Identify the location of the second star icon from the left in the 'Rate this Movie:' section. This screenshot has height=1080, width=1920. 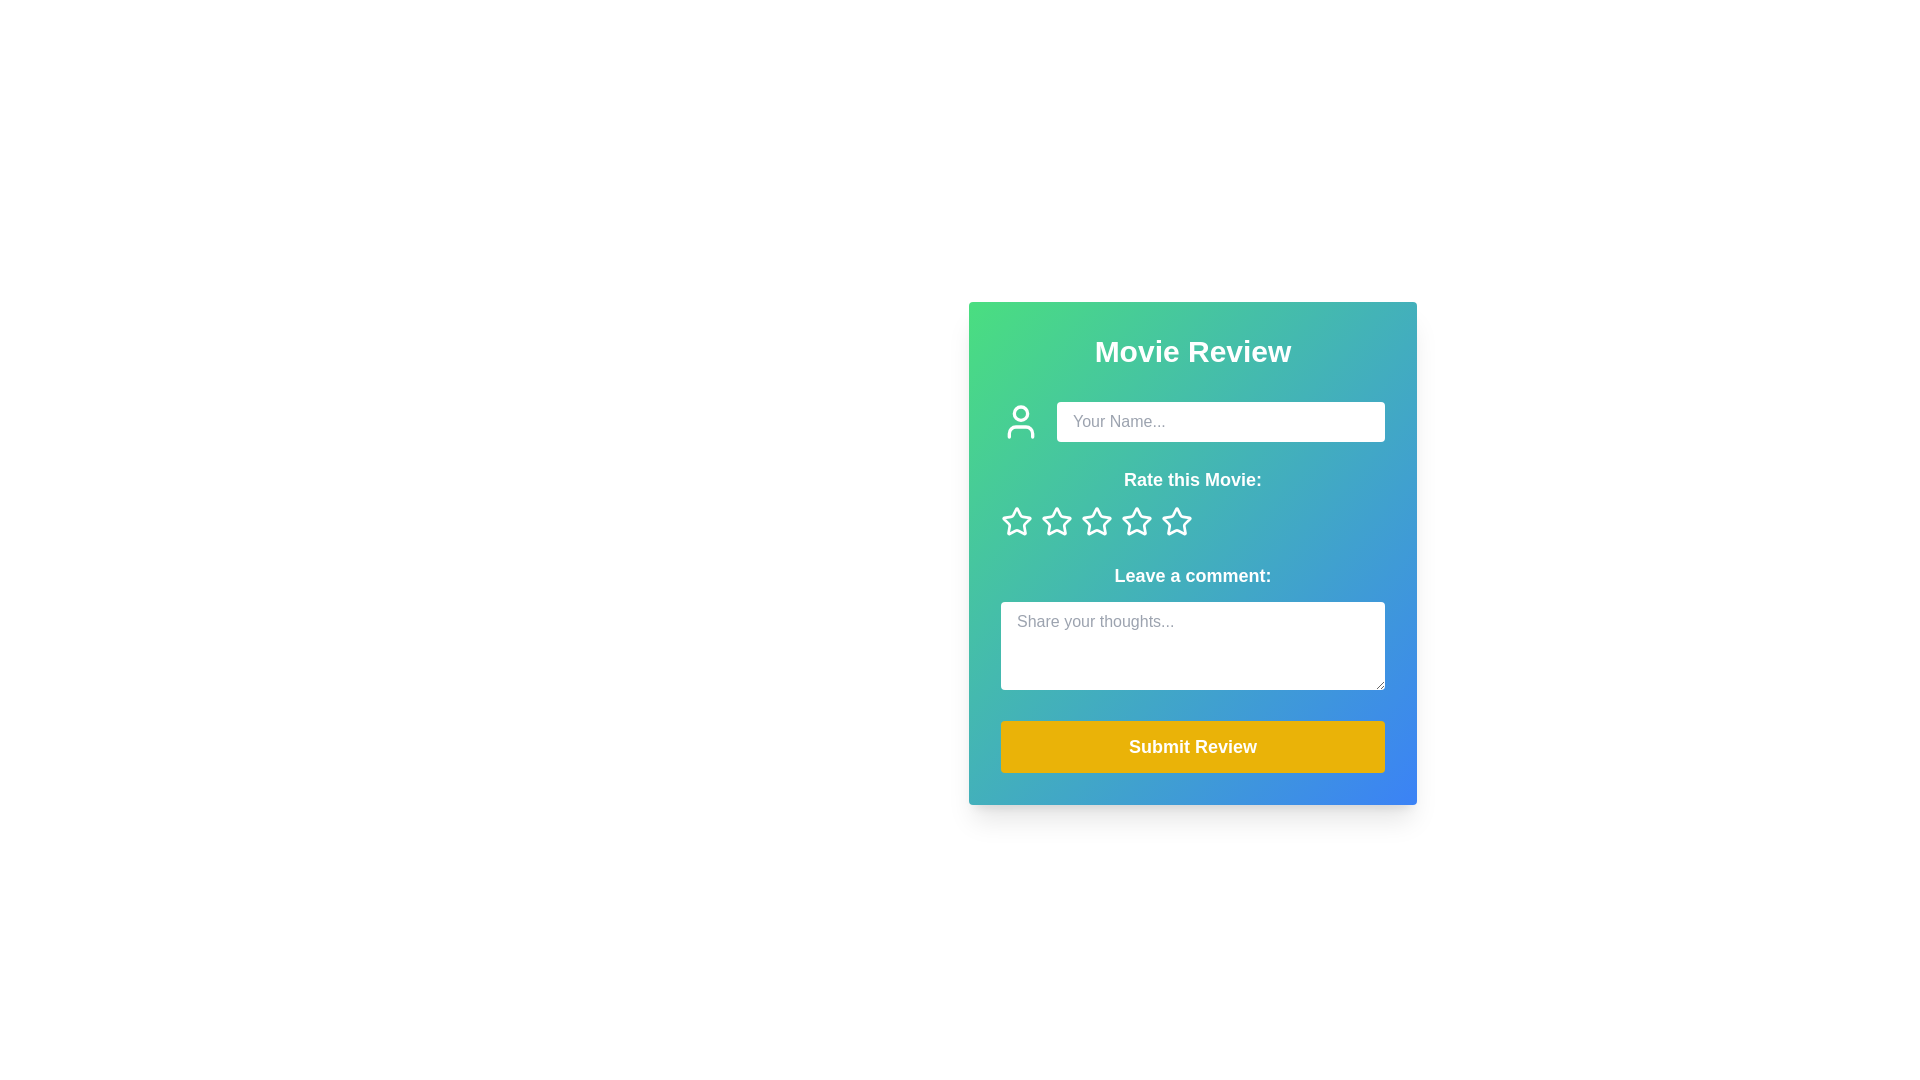
(1055, 520).